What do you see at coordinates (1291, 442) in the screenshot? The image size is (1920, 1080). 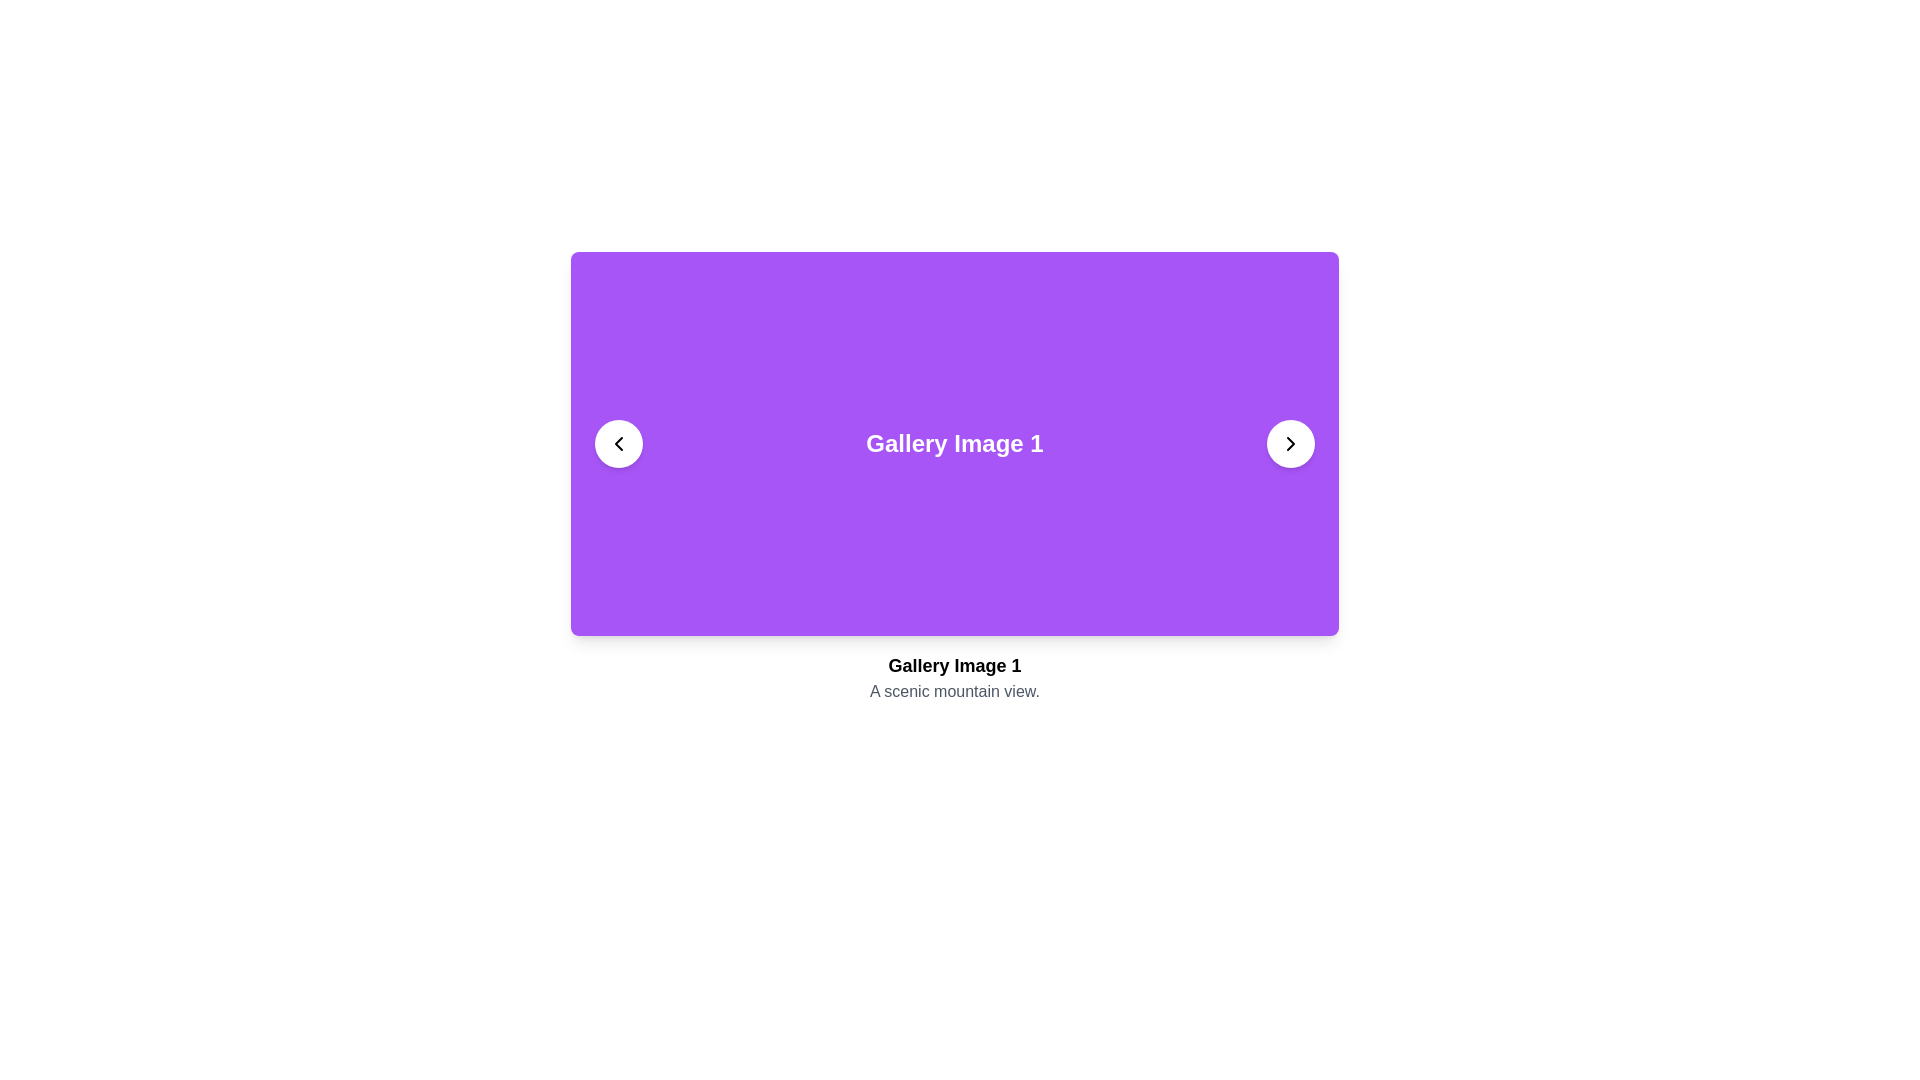 I see `the forward navigation button with a chevron icon located` at bounding box center [1291, 442].